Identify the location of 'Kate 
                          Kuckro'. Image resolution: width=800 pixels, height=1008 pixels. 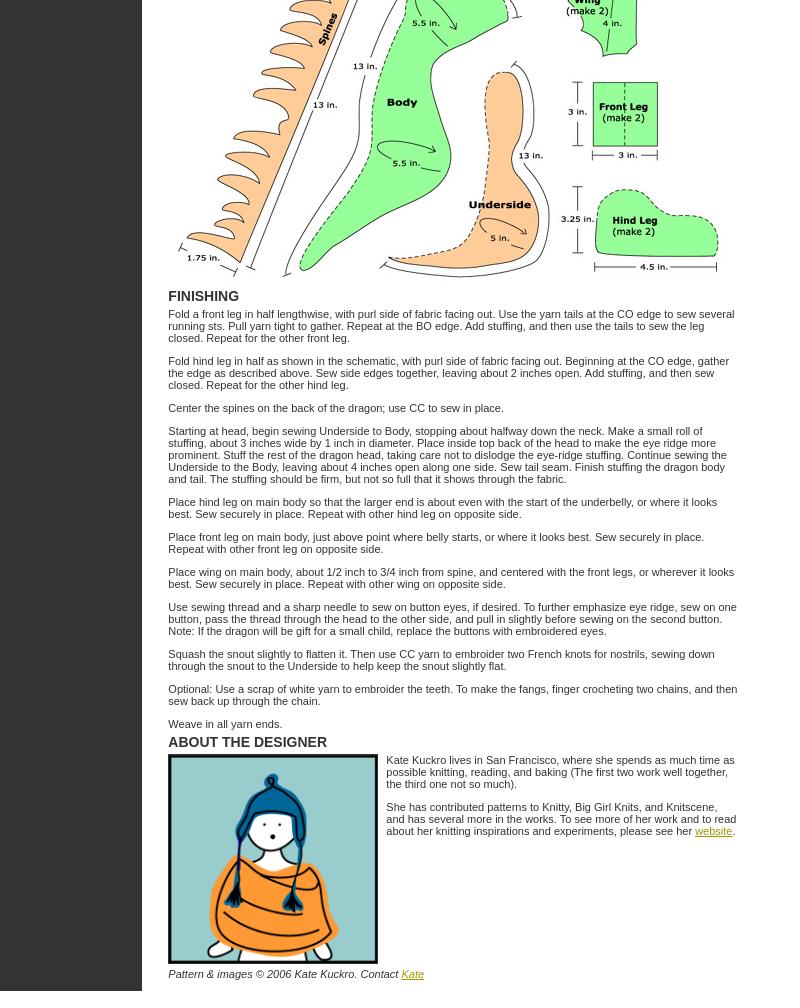
(323, 974).